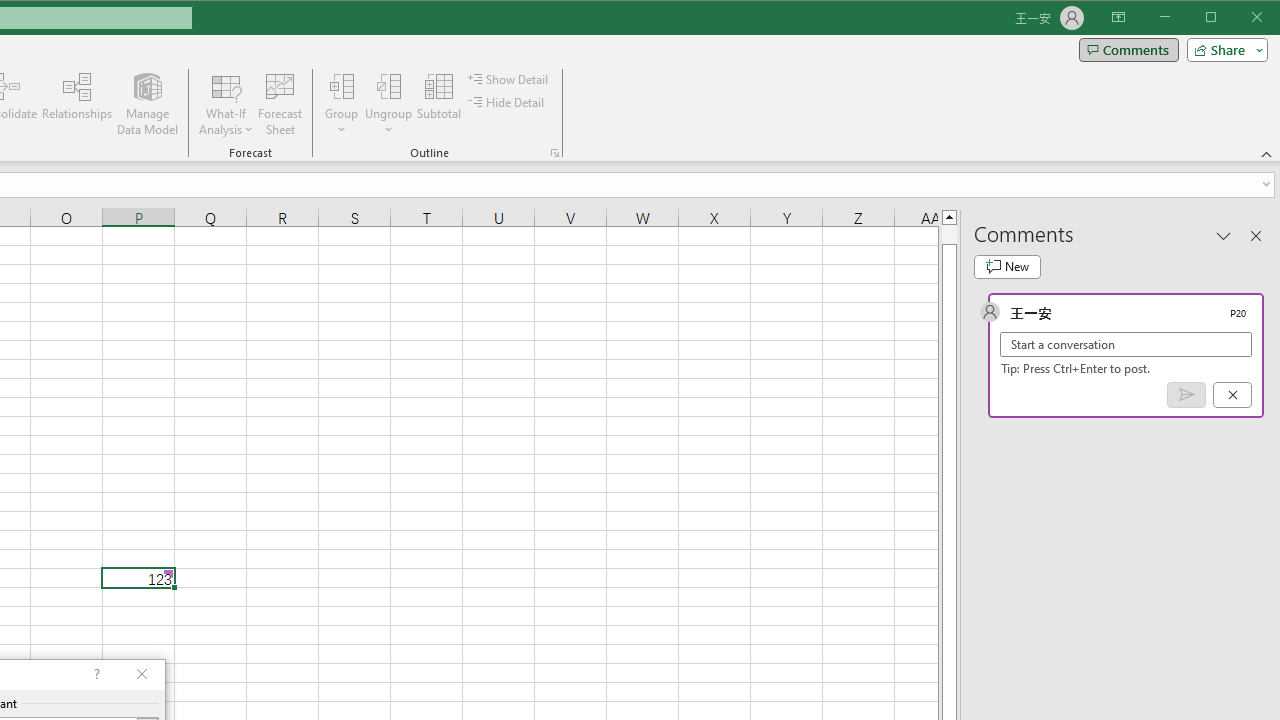  What do you see at coordinates (226, 104) in the screenshot?
I see `'What-If Analysis'` at bounding box center [226, 104].